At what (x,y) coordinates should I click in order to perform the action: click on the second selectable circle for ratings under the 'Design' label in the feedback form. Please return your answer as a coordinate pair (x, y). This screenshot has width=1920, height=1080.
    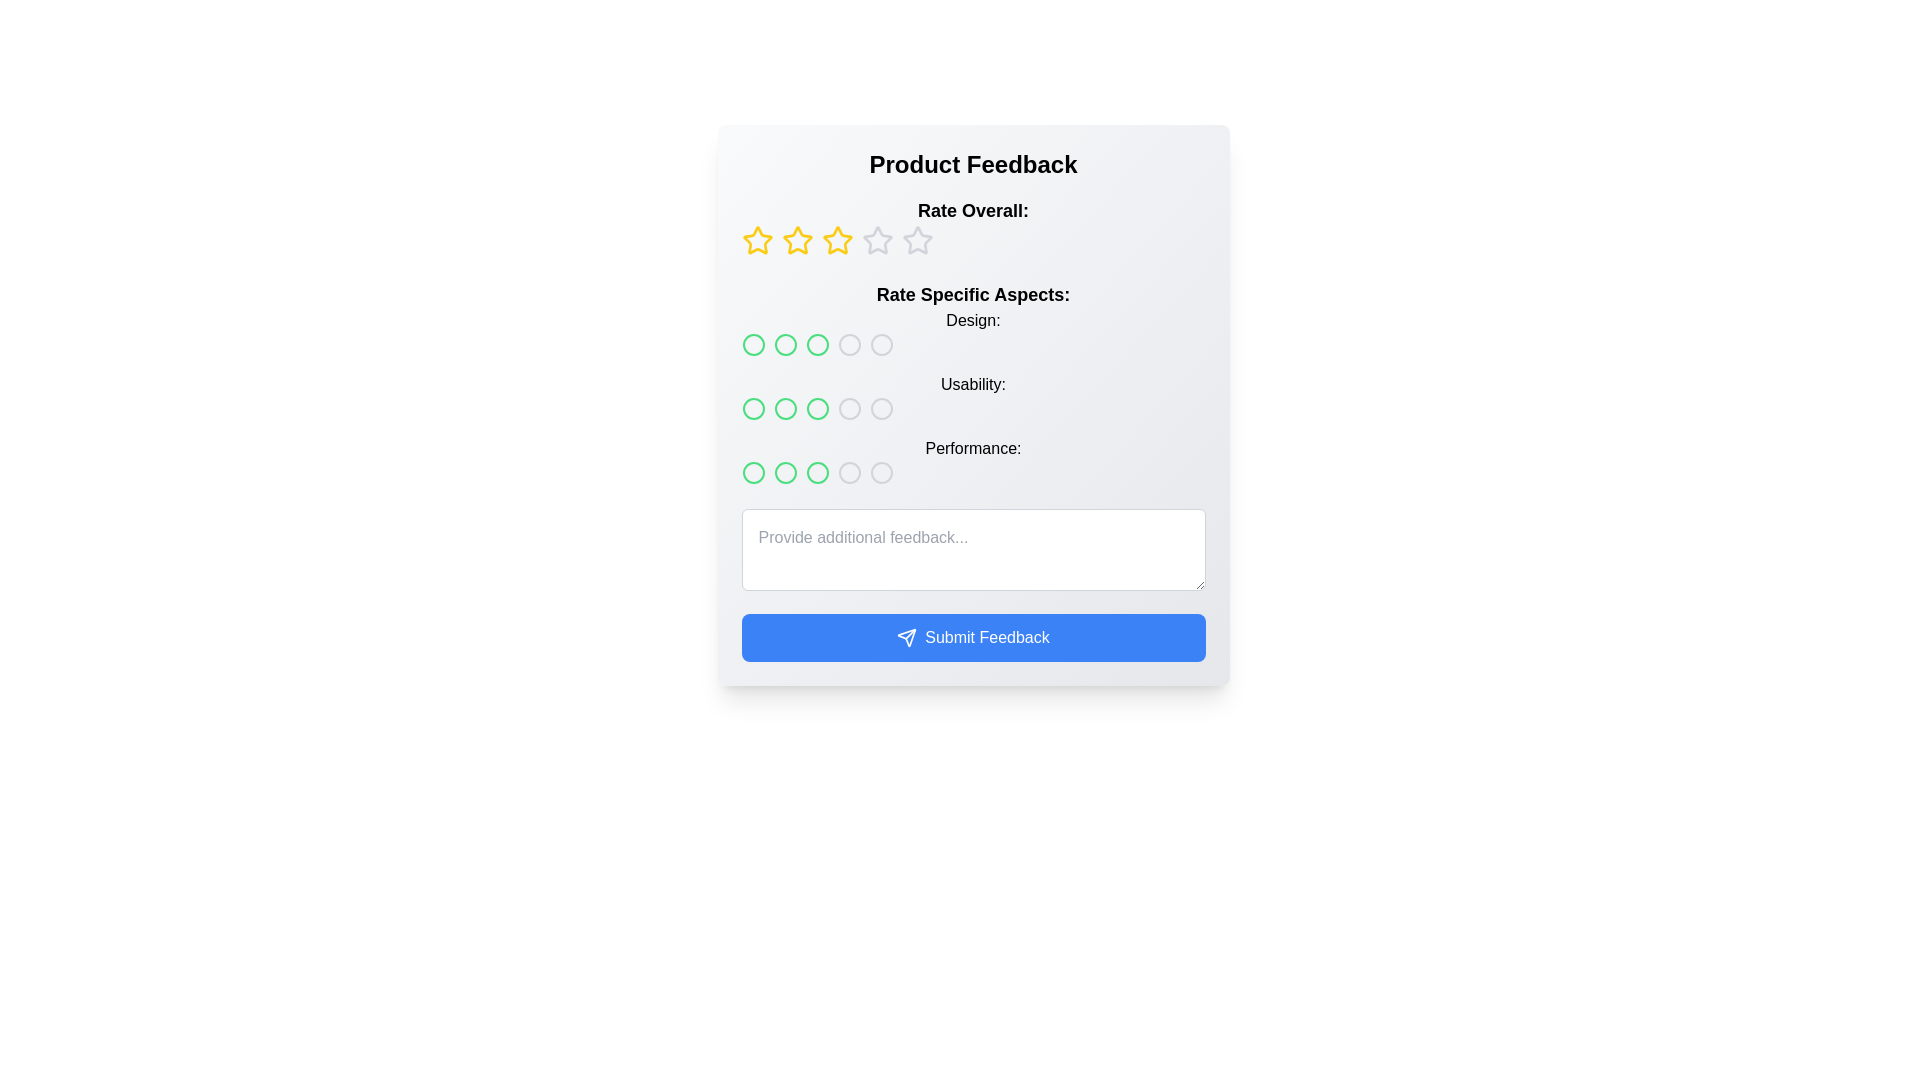
    Looking at the image, I should click on (880, 343).